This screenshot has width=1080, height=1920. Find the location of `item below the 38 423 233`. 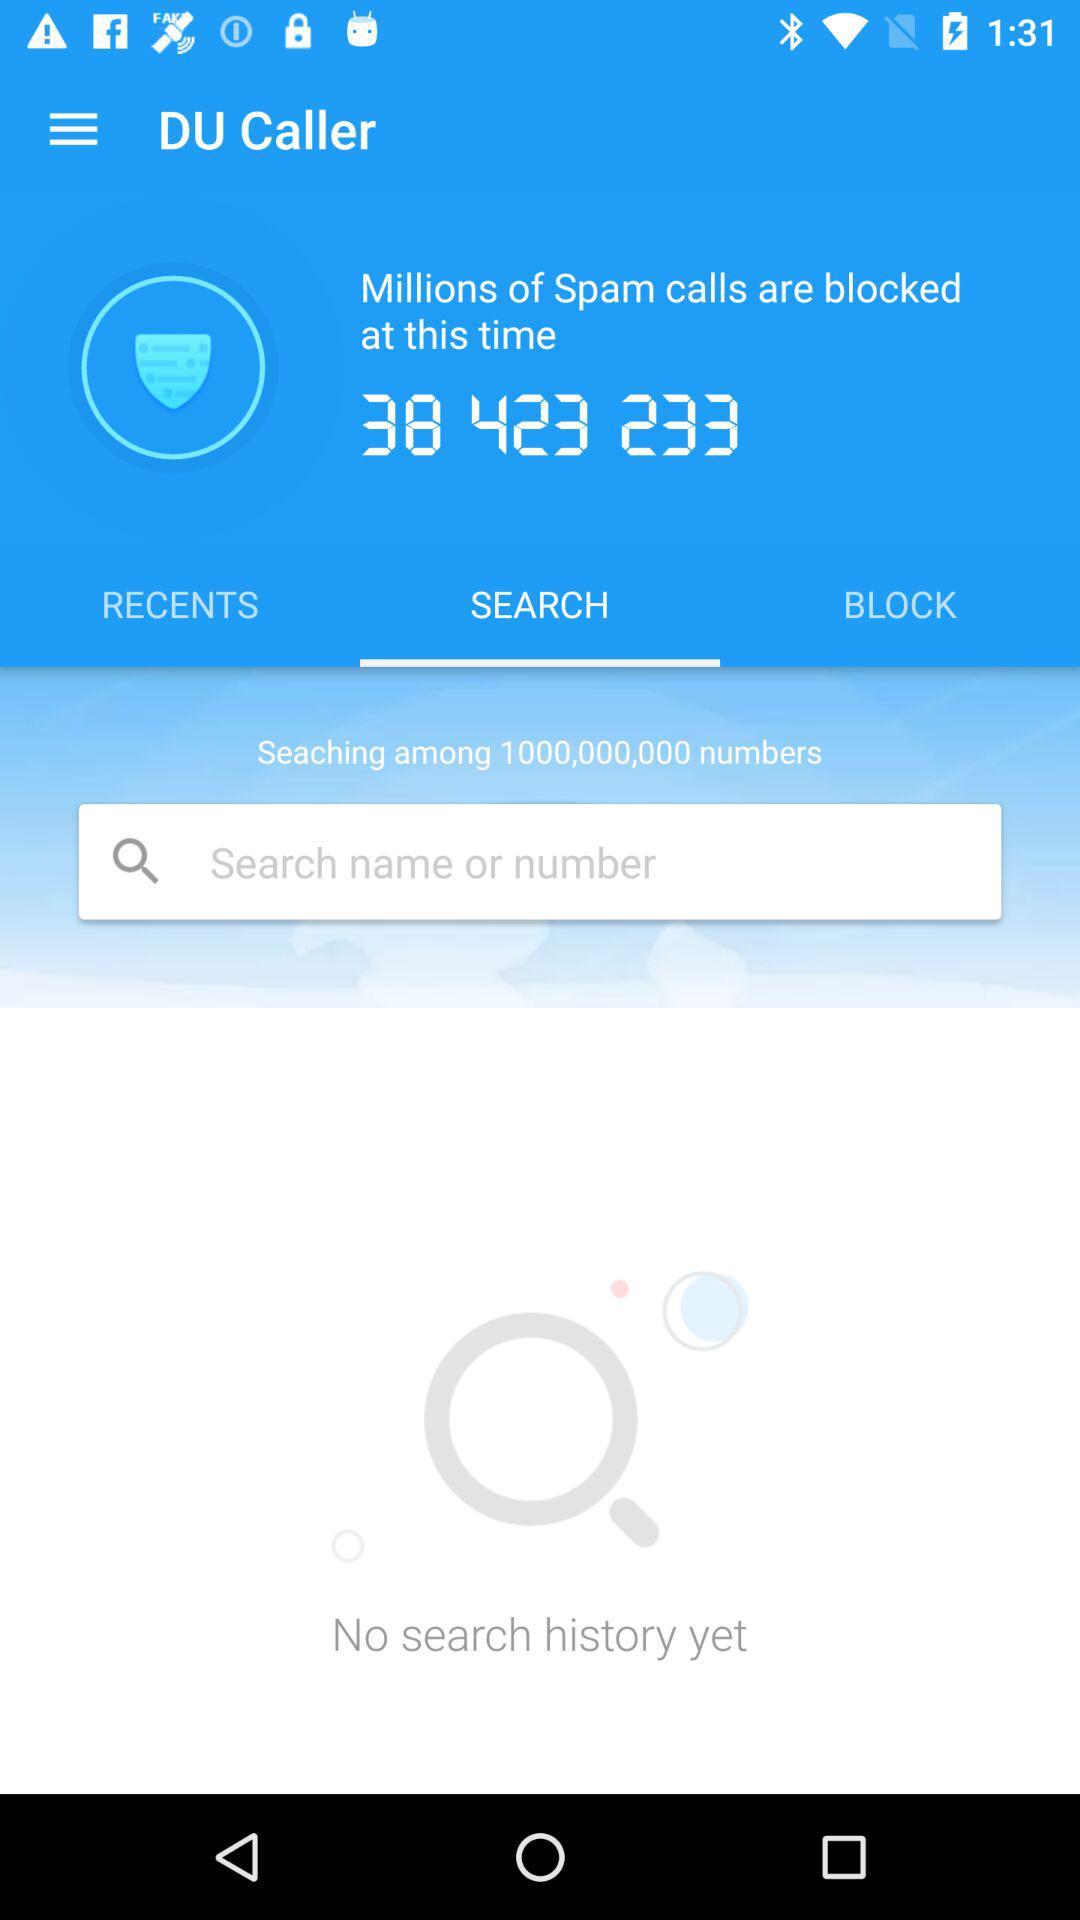

item below the 38 423 233 is located at coordinates (898, 602).